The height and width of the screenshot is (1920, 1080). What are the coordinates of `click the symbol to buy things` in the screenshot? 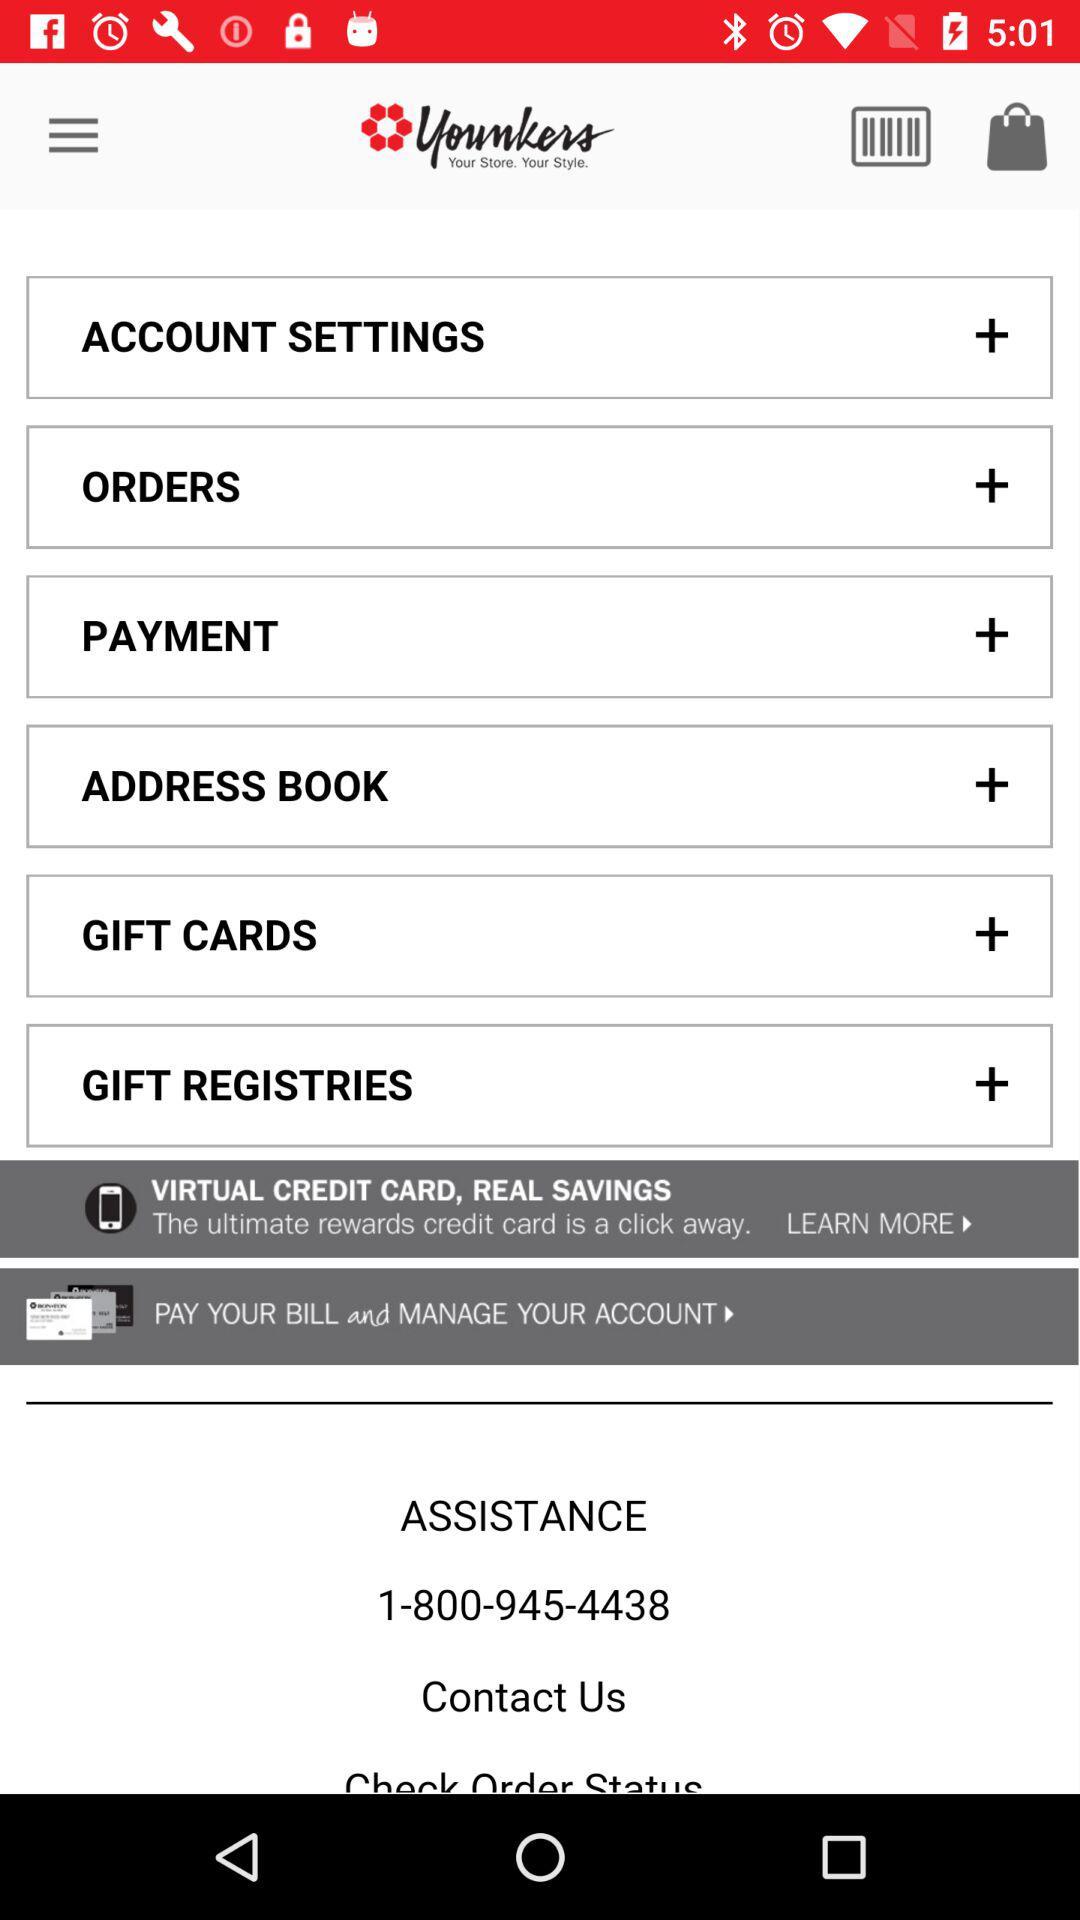 It's located at (1017, 135).